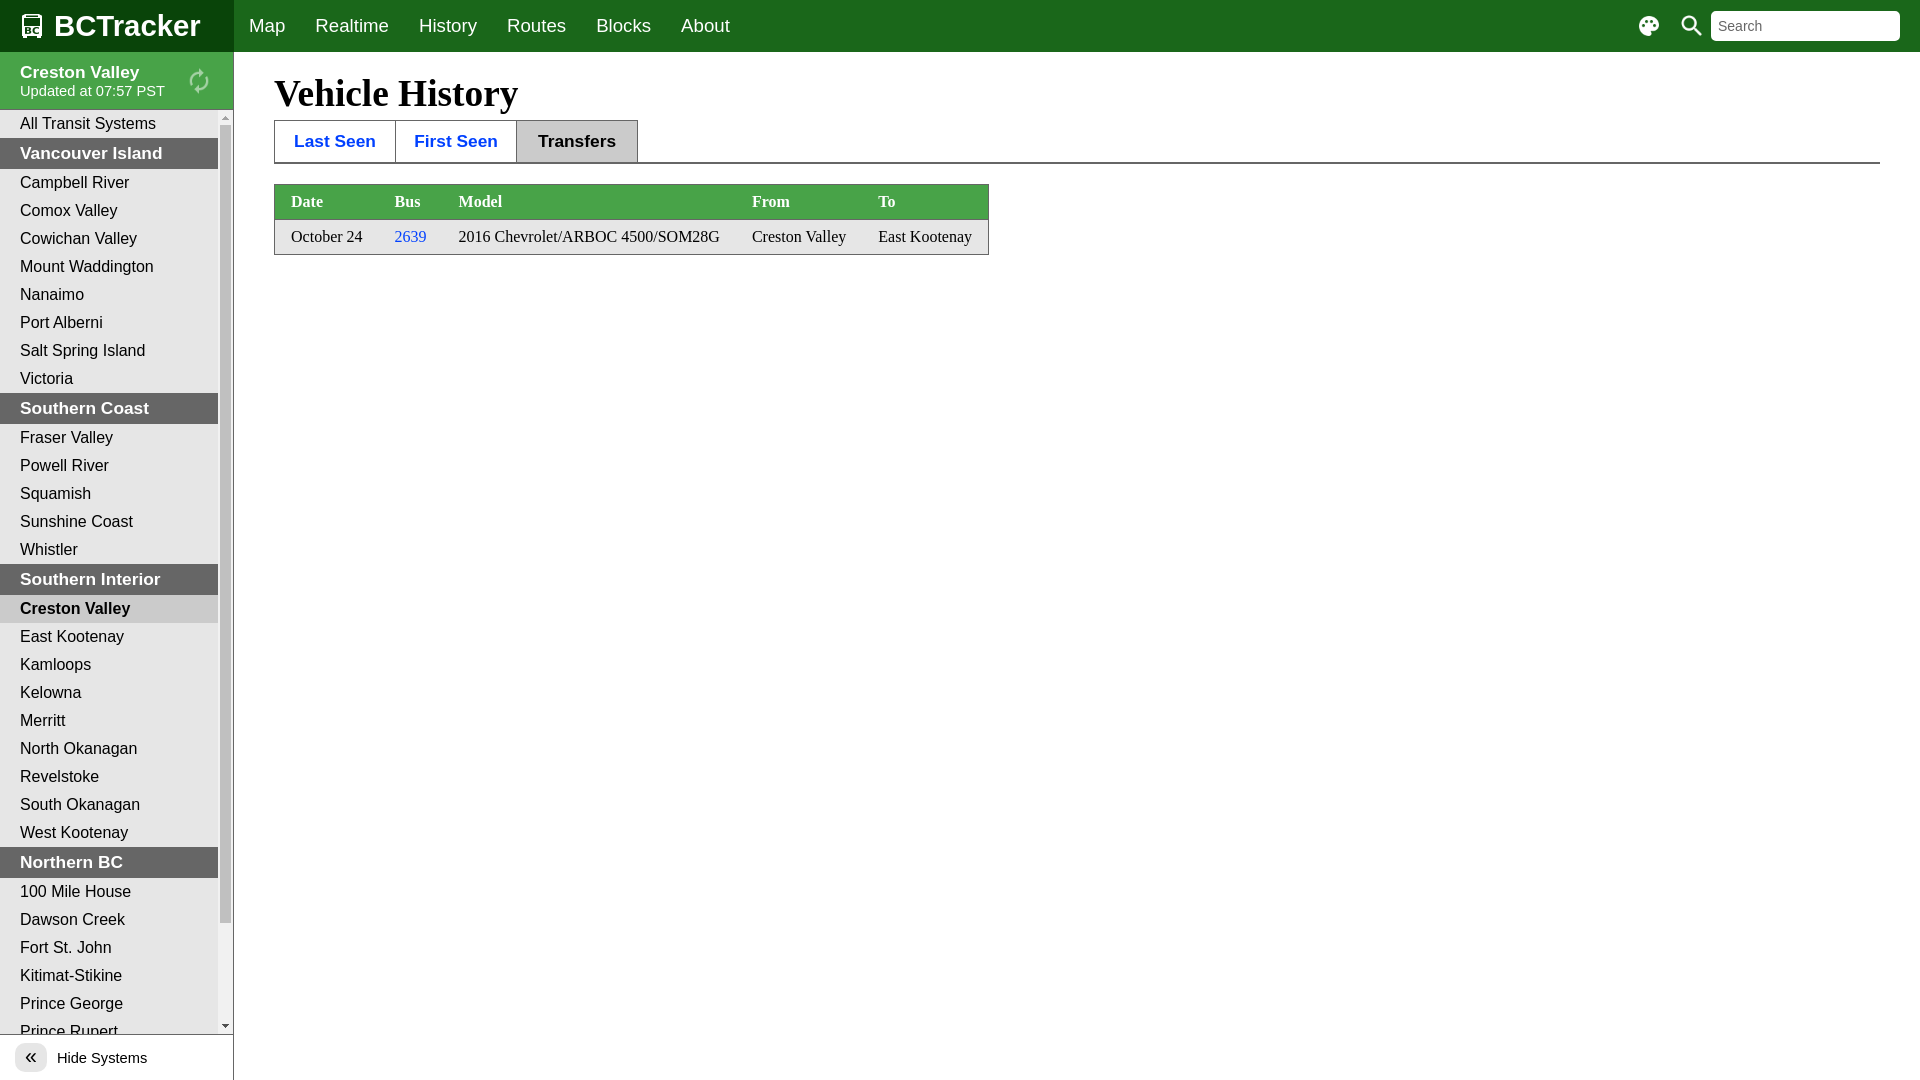 The image size is (1920, 1080). I want to click on 'All Transit Systems', so click(108, 123).